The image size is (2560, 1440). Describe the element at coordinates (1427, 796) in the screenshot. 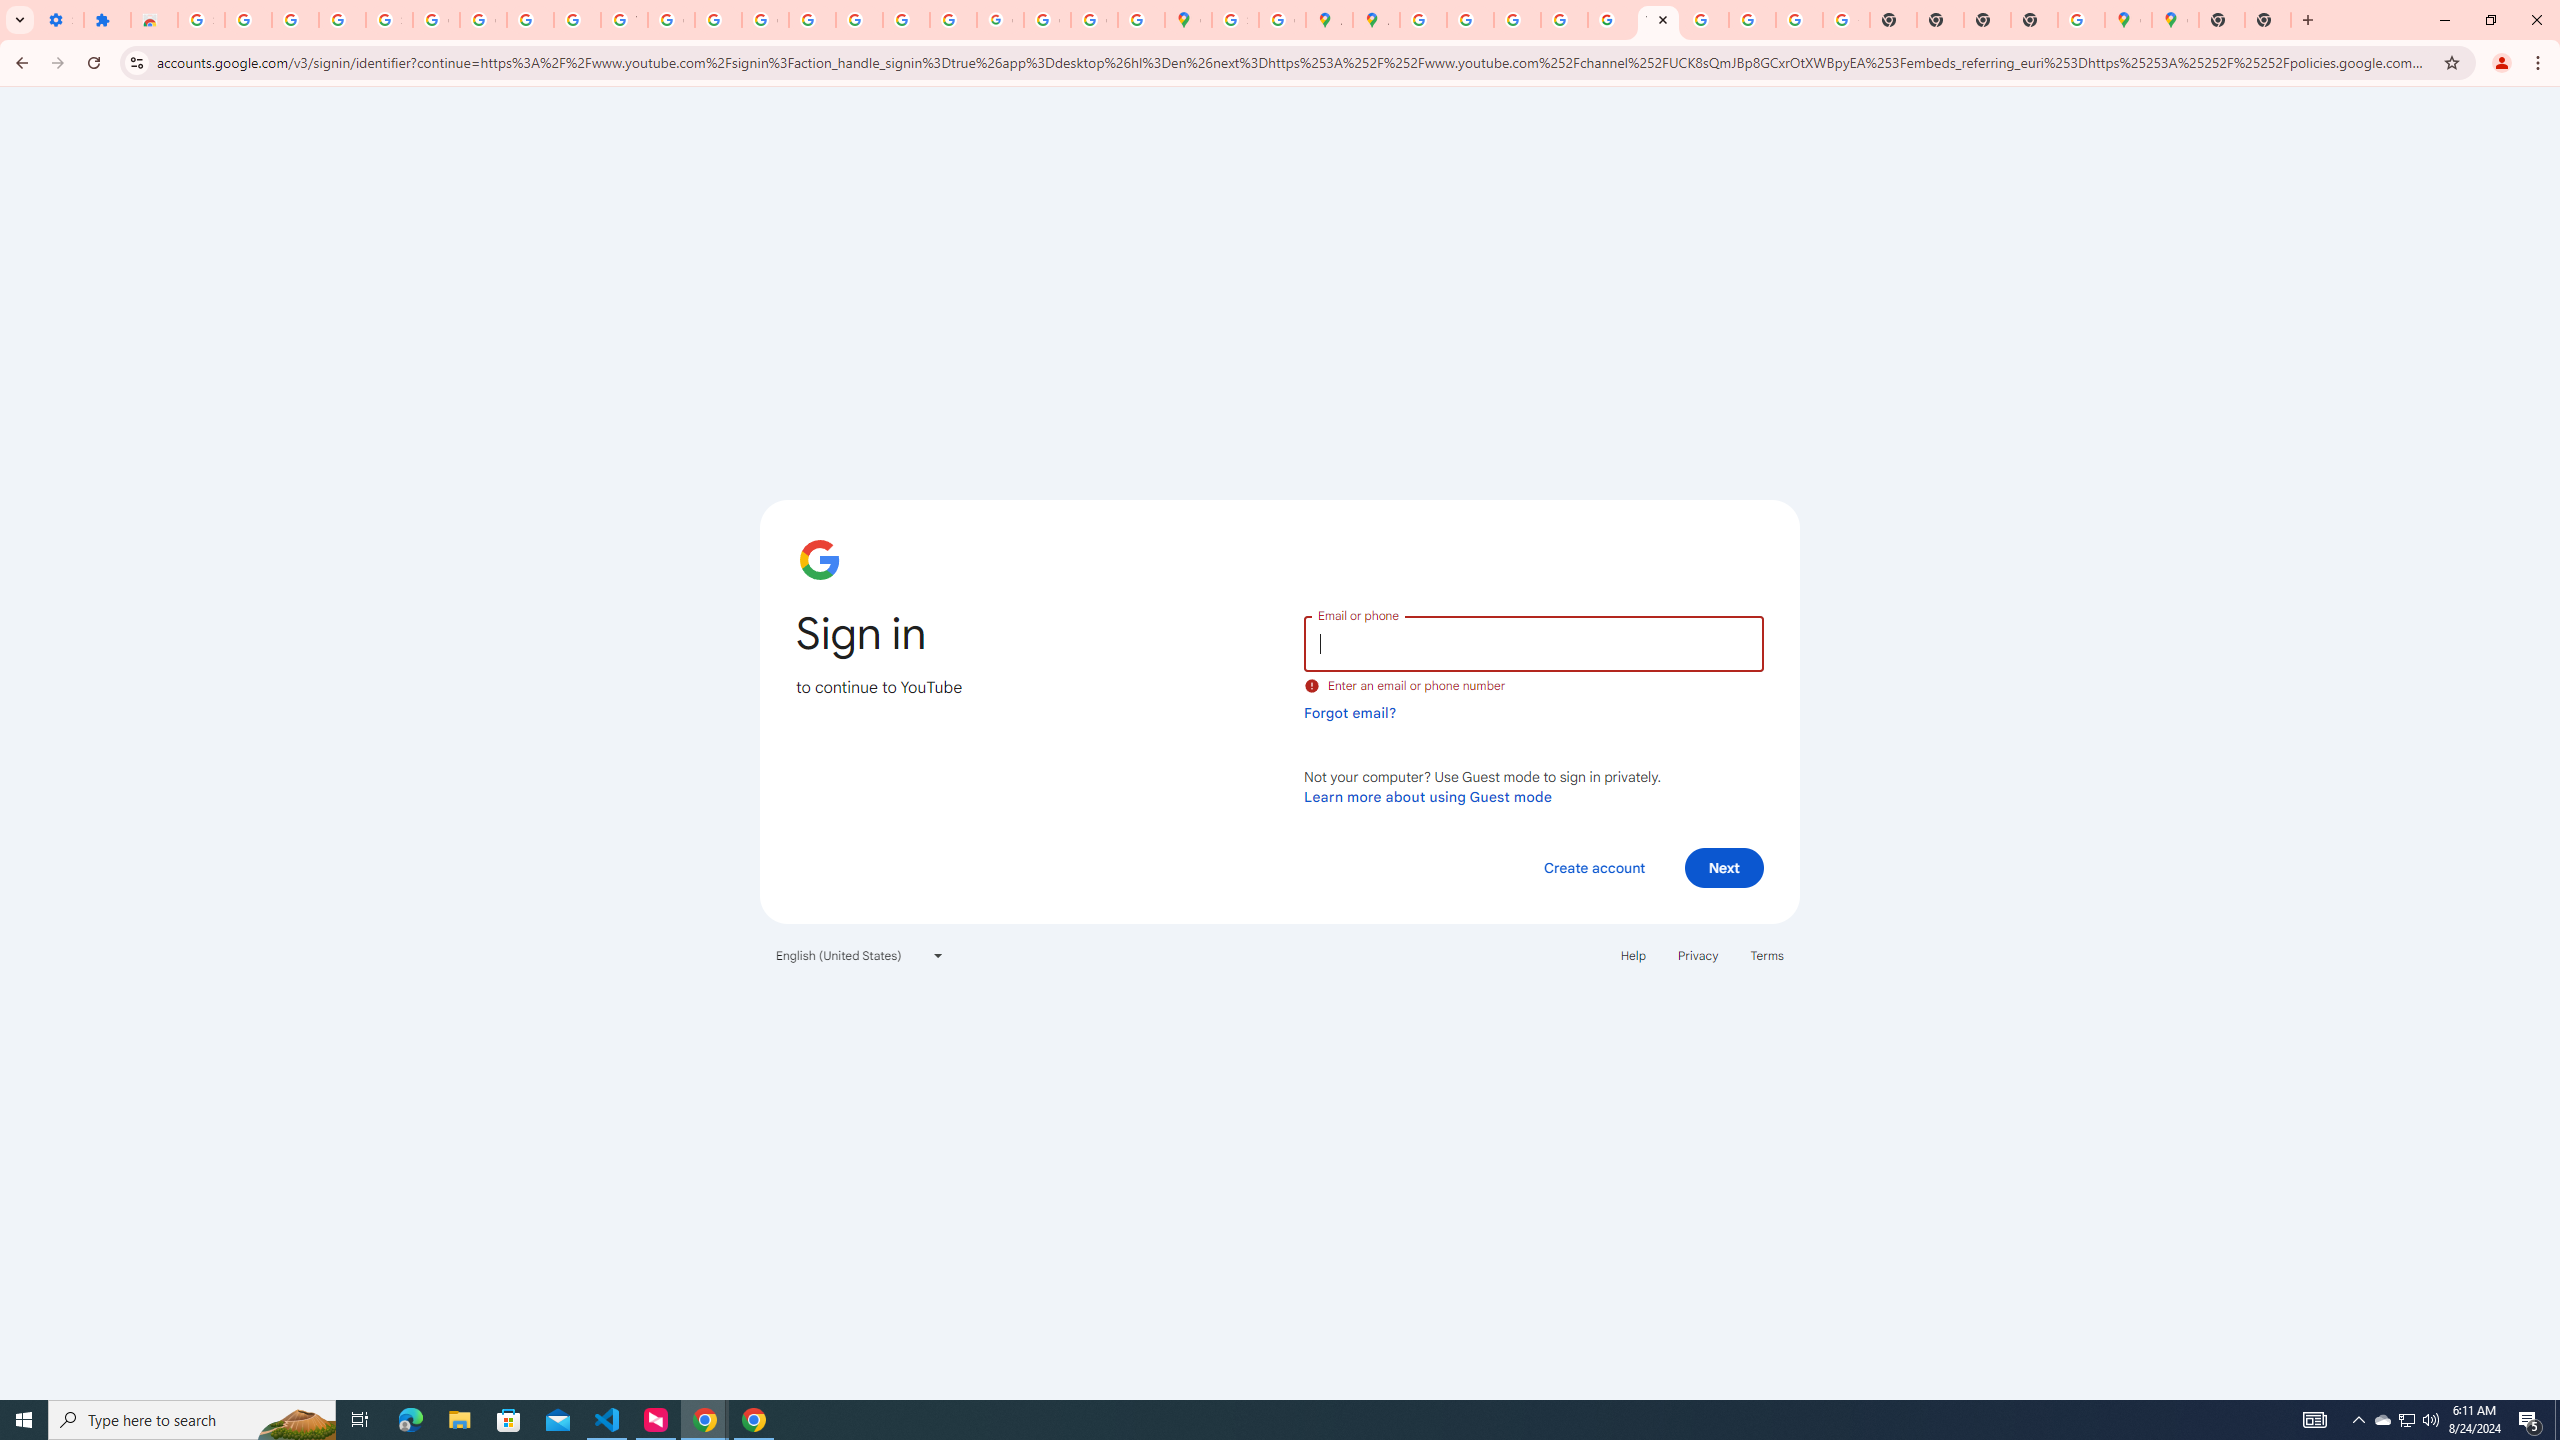

I see `'Learn more about using Guest mode'` at that location.